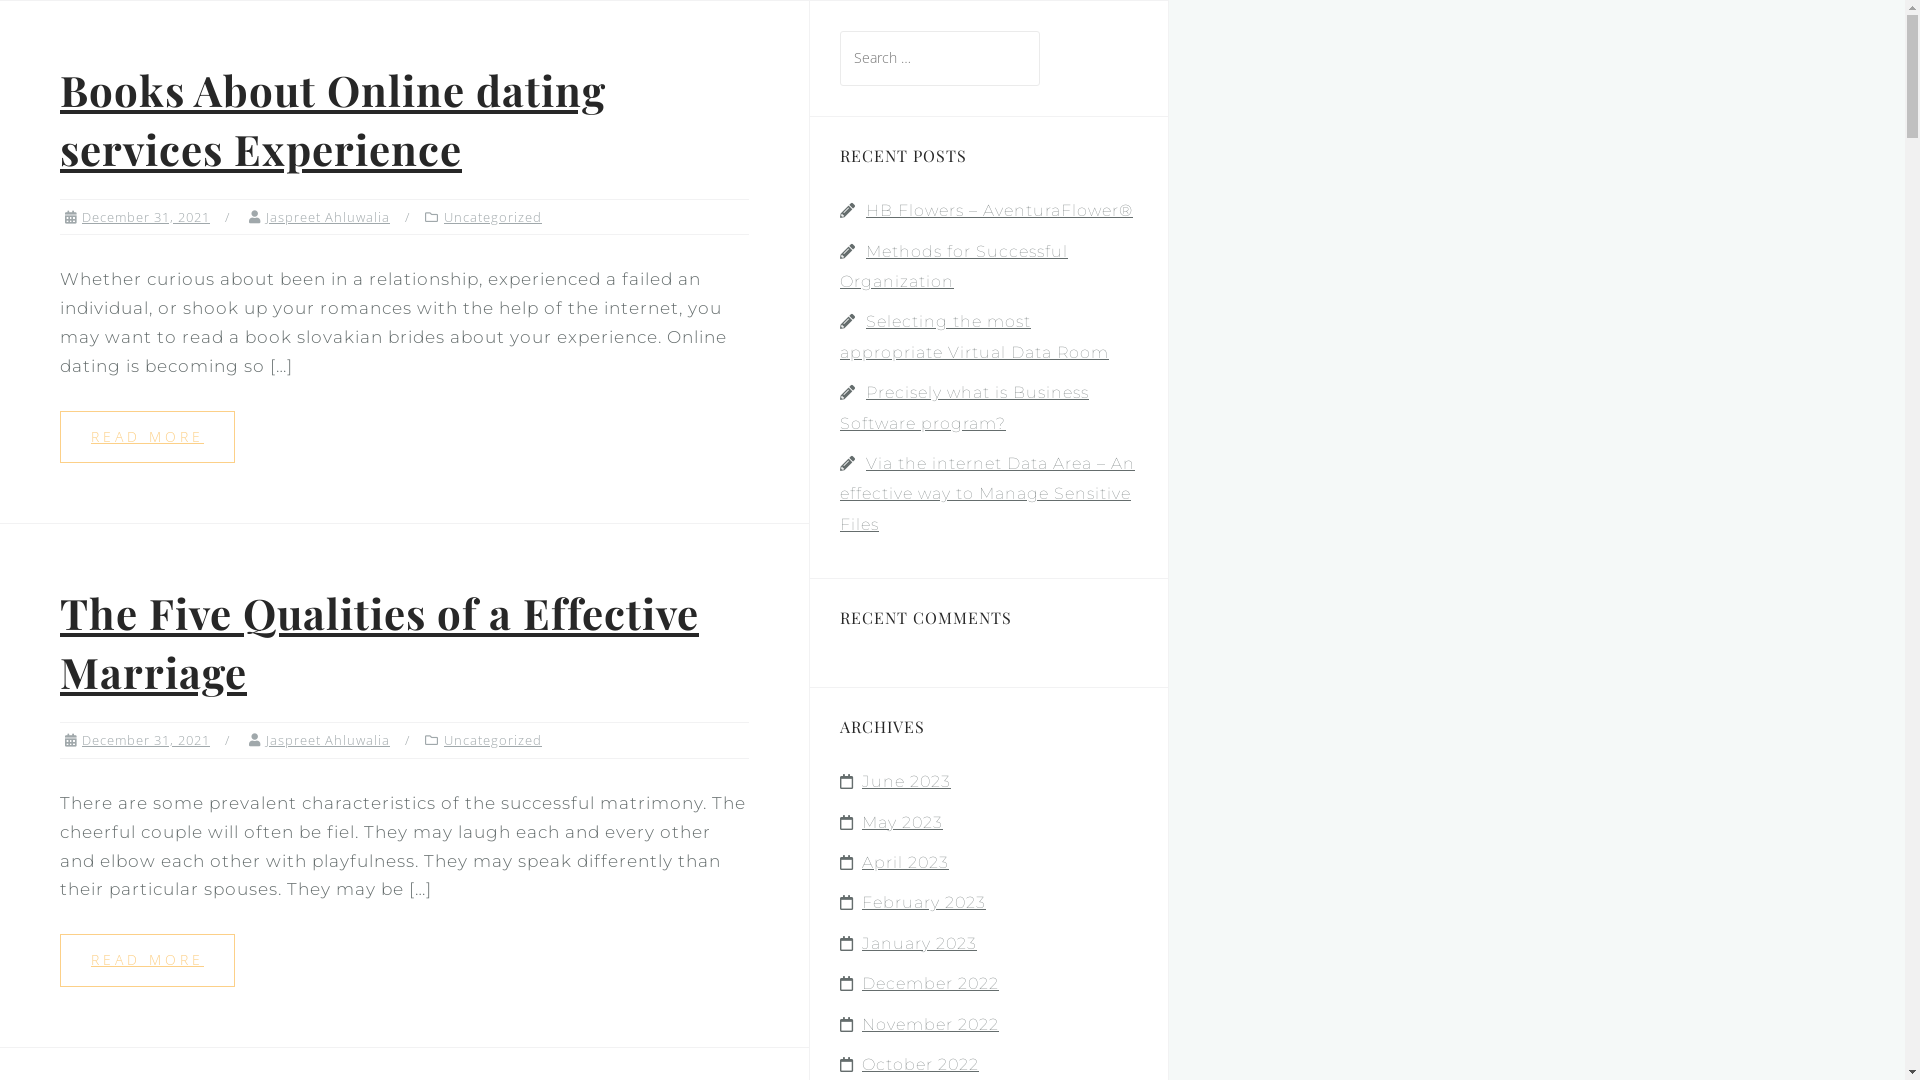 This screenshot has height=1080, width=1920. I want to click on 'READ MORE', so click(146, 959).